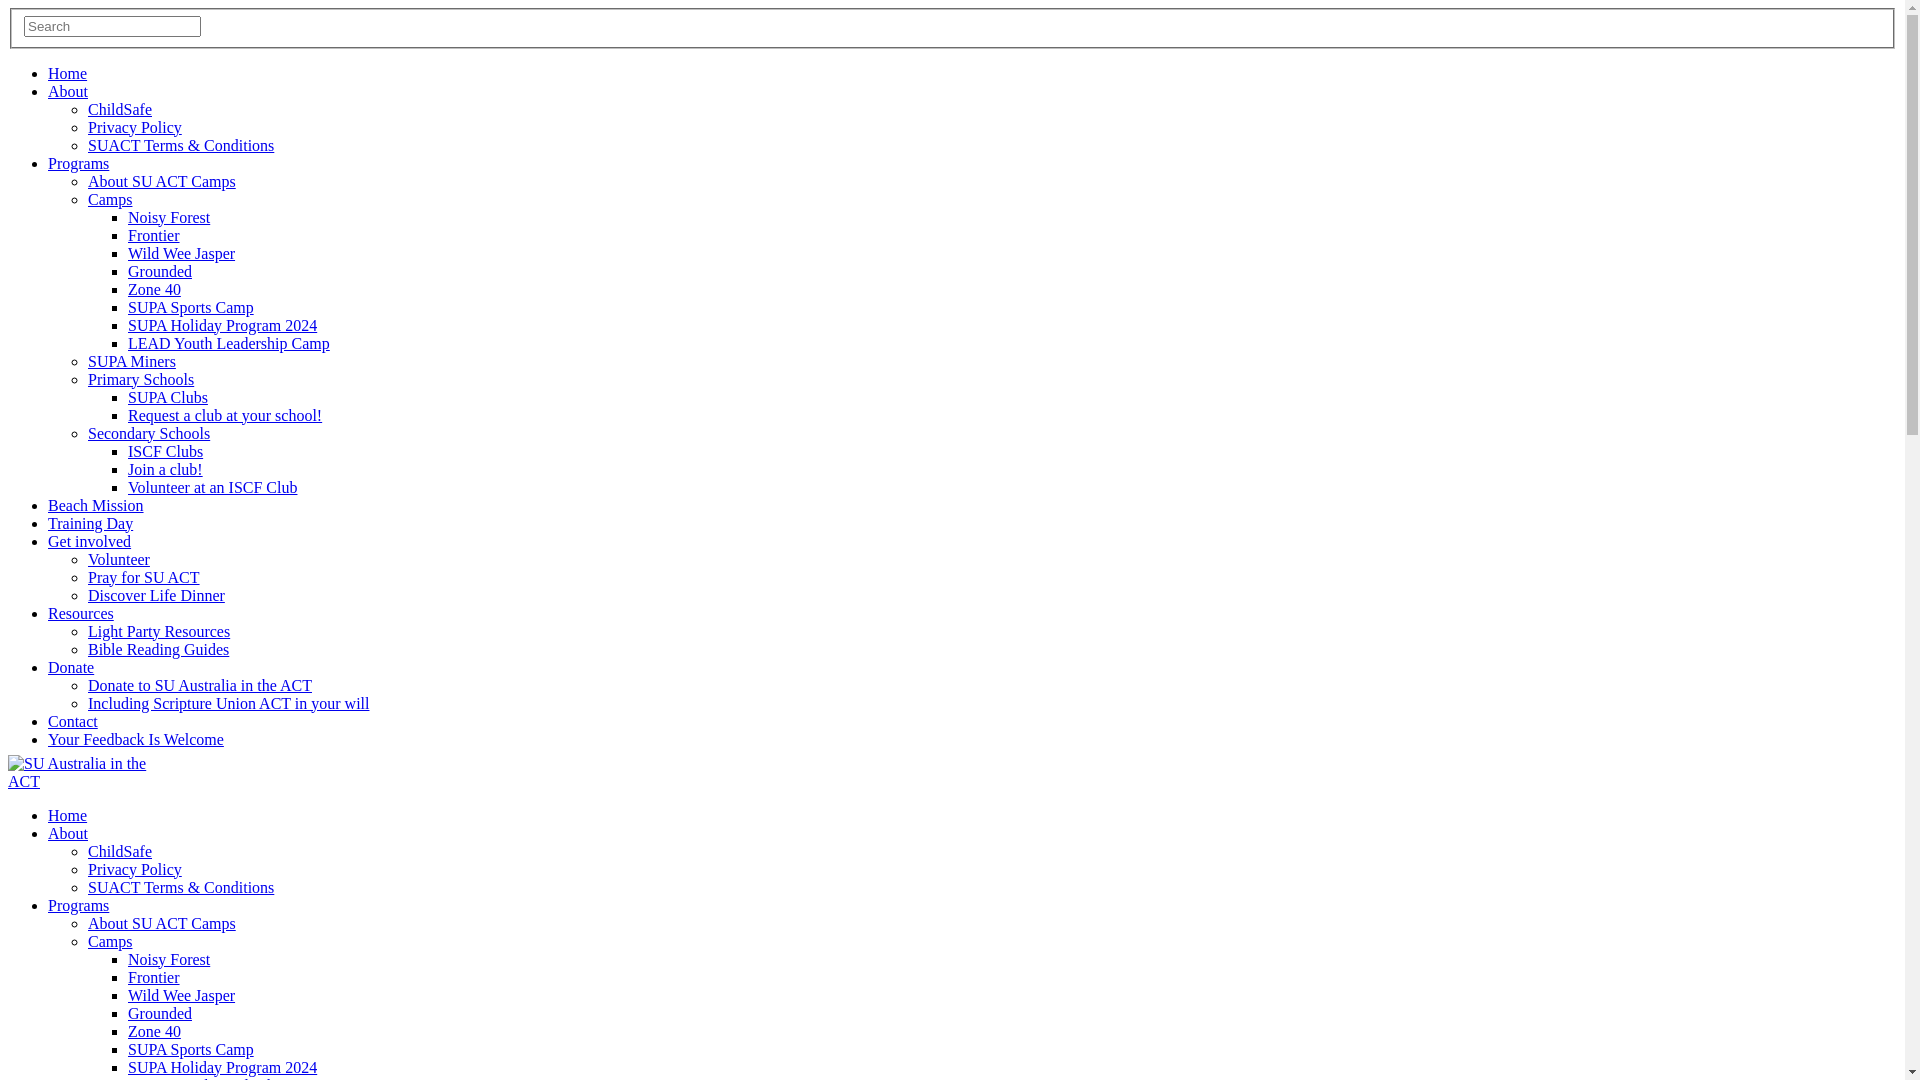 The image size is (1920, 1080). What do you see at coordinates (109, 199) in the screenshot?
I see `'Camps'` at bounding box center [109, 199].